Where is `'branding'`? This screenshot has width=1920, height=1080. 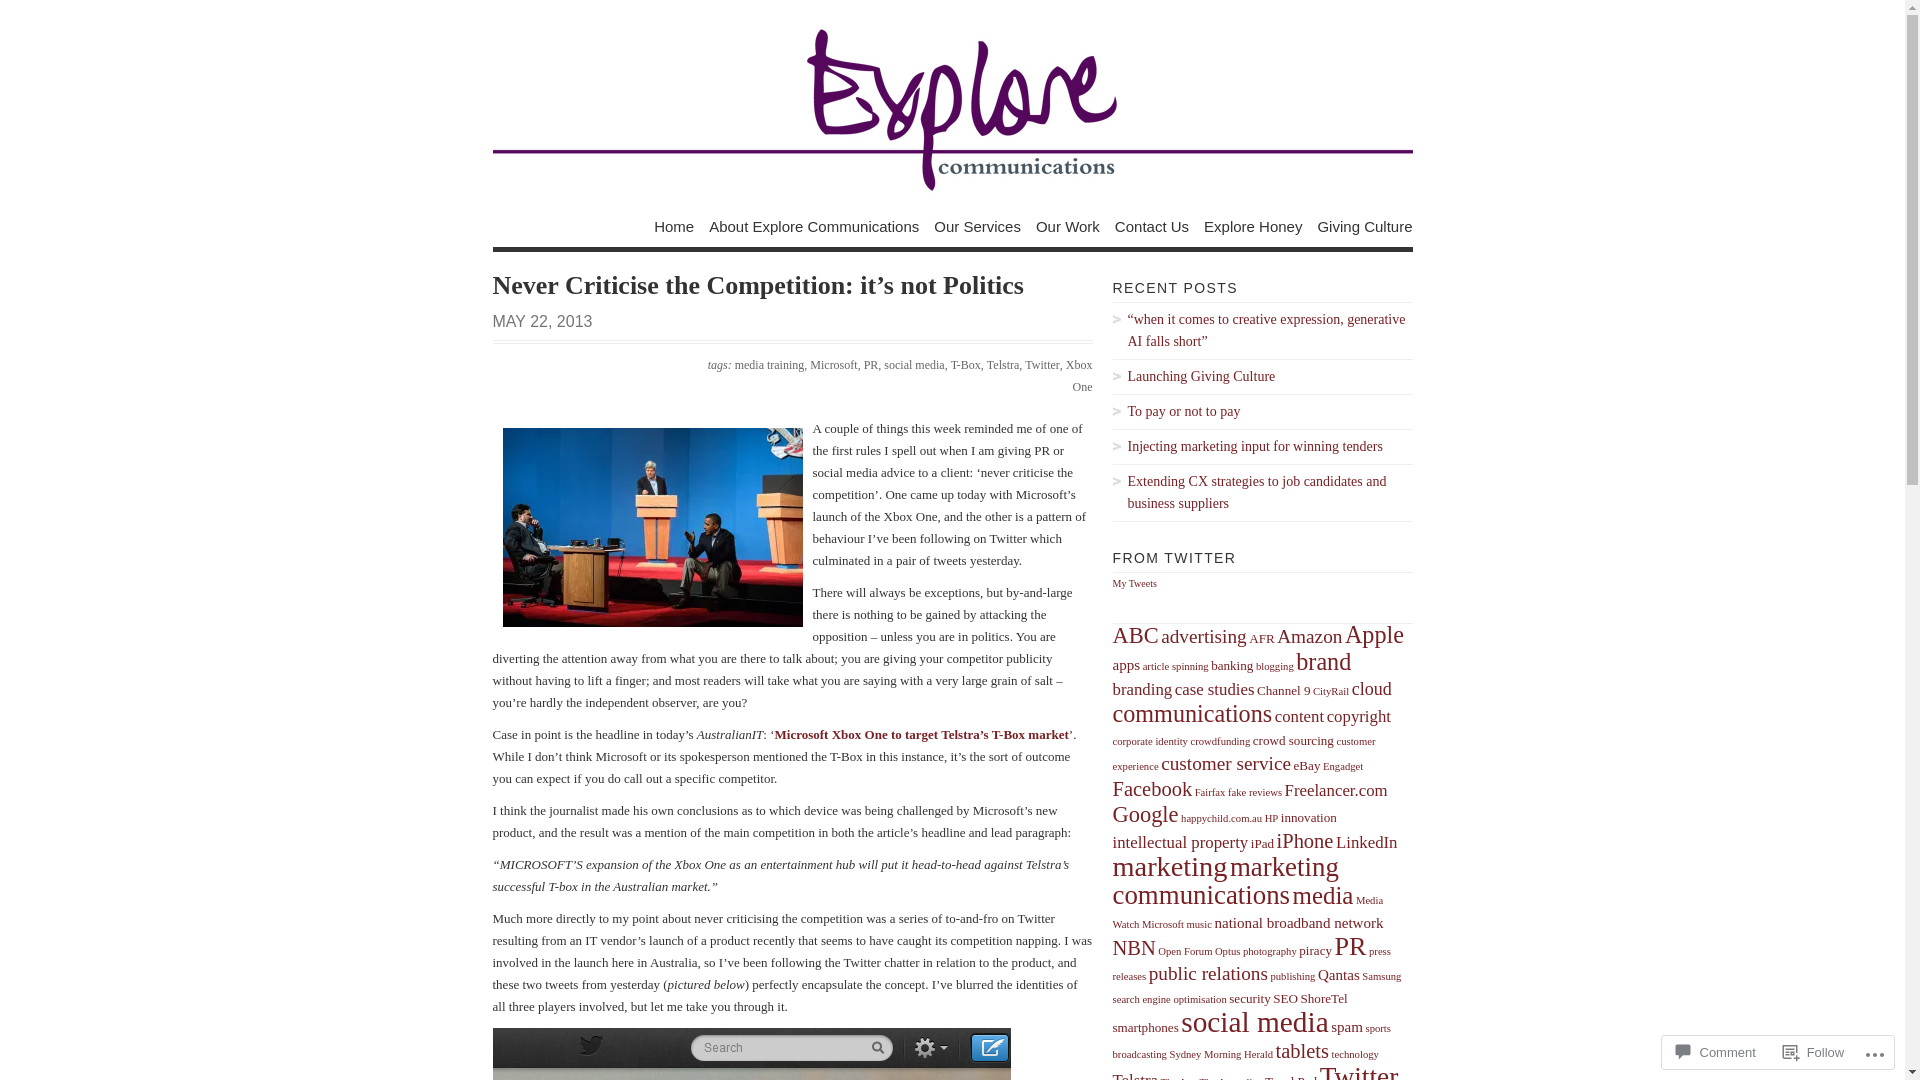 'branding' is located at coordinates (1142, 688).